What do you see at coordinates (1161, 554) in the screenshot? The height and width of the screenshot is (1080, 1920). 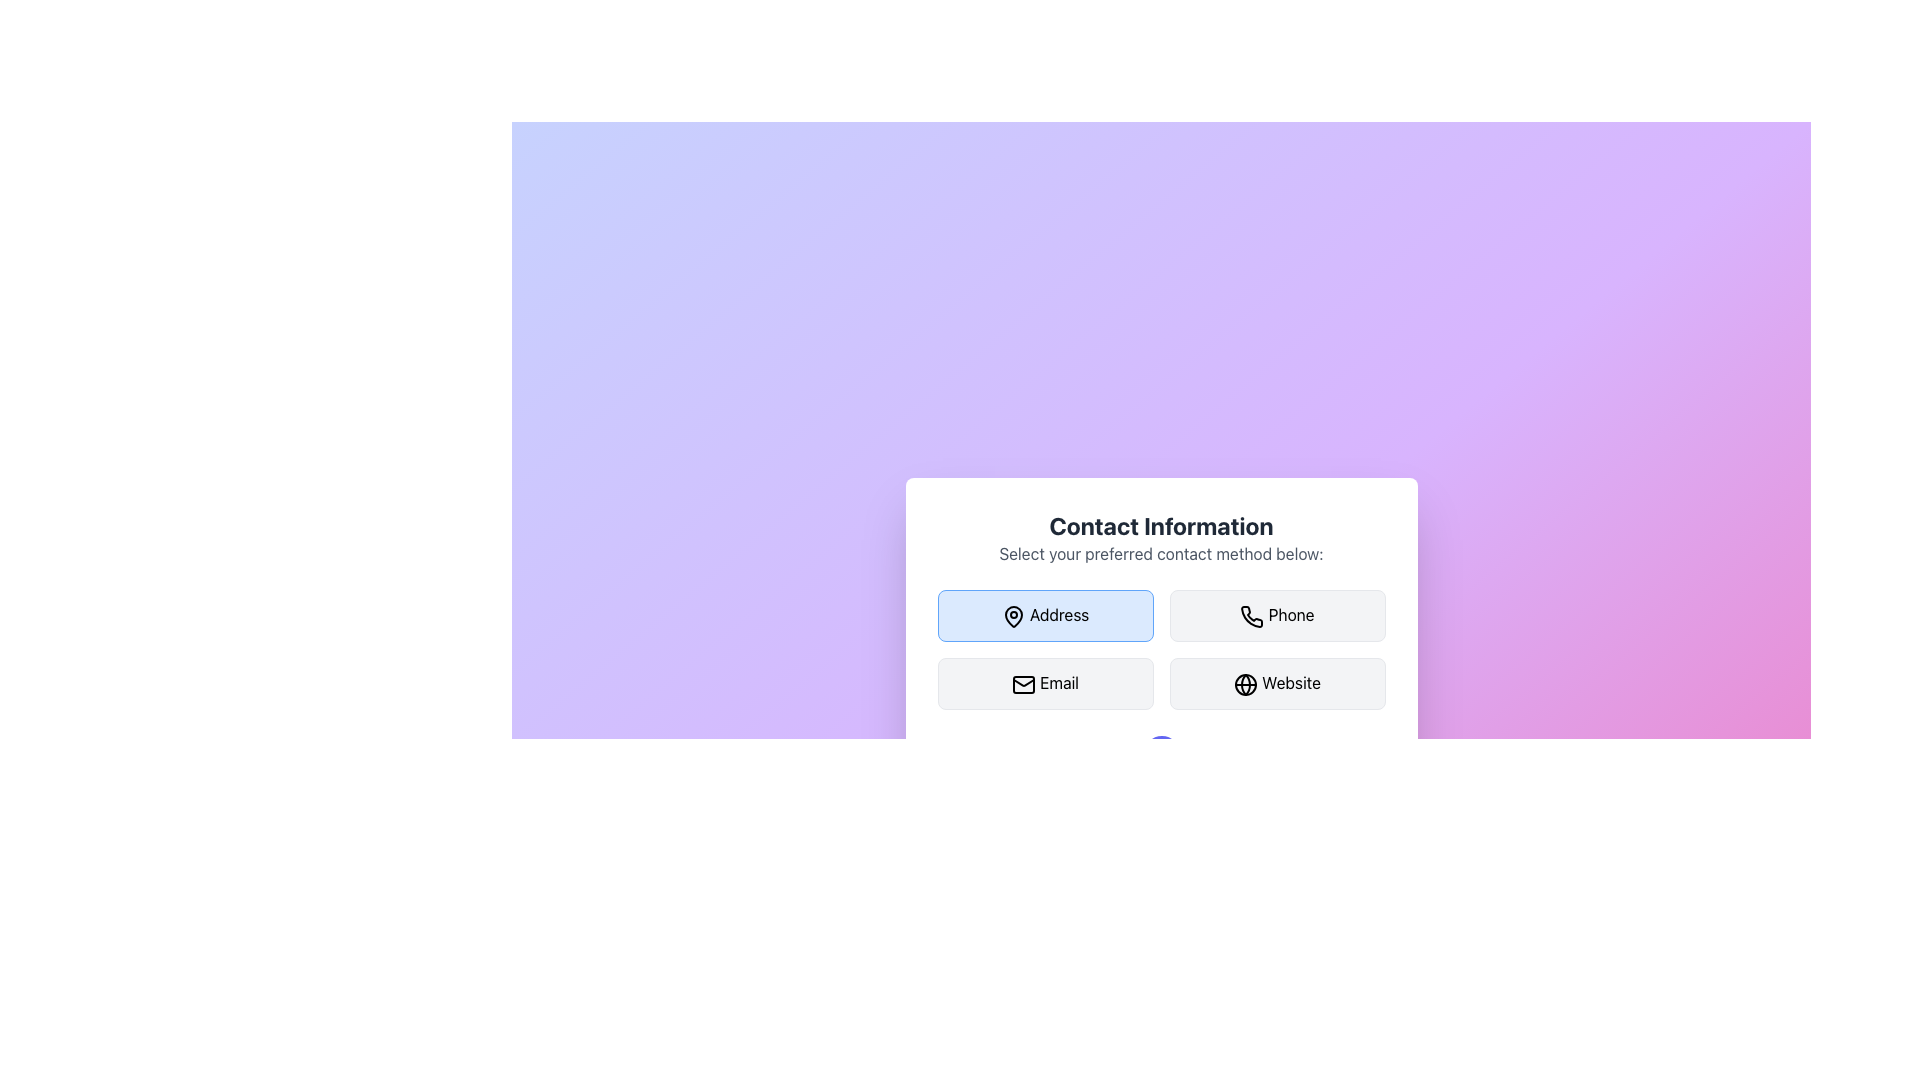 I see `the text label that instructs users to choose a contact method, located below the 'Contact Information' title` at bounding box center [1161, 554].